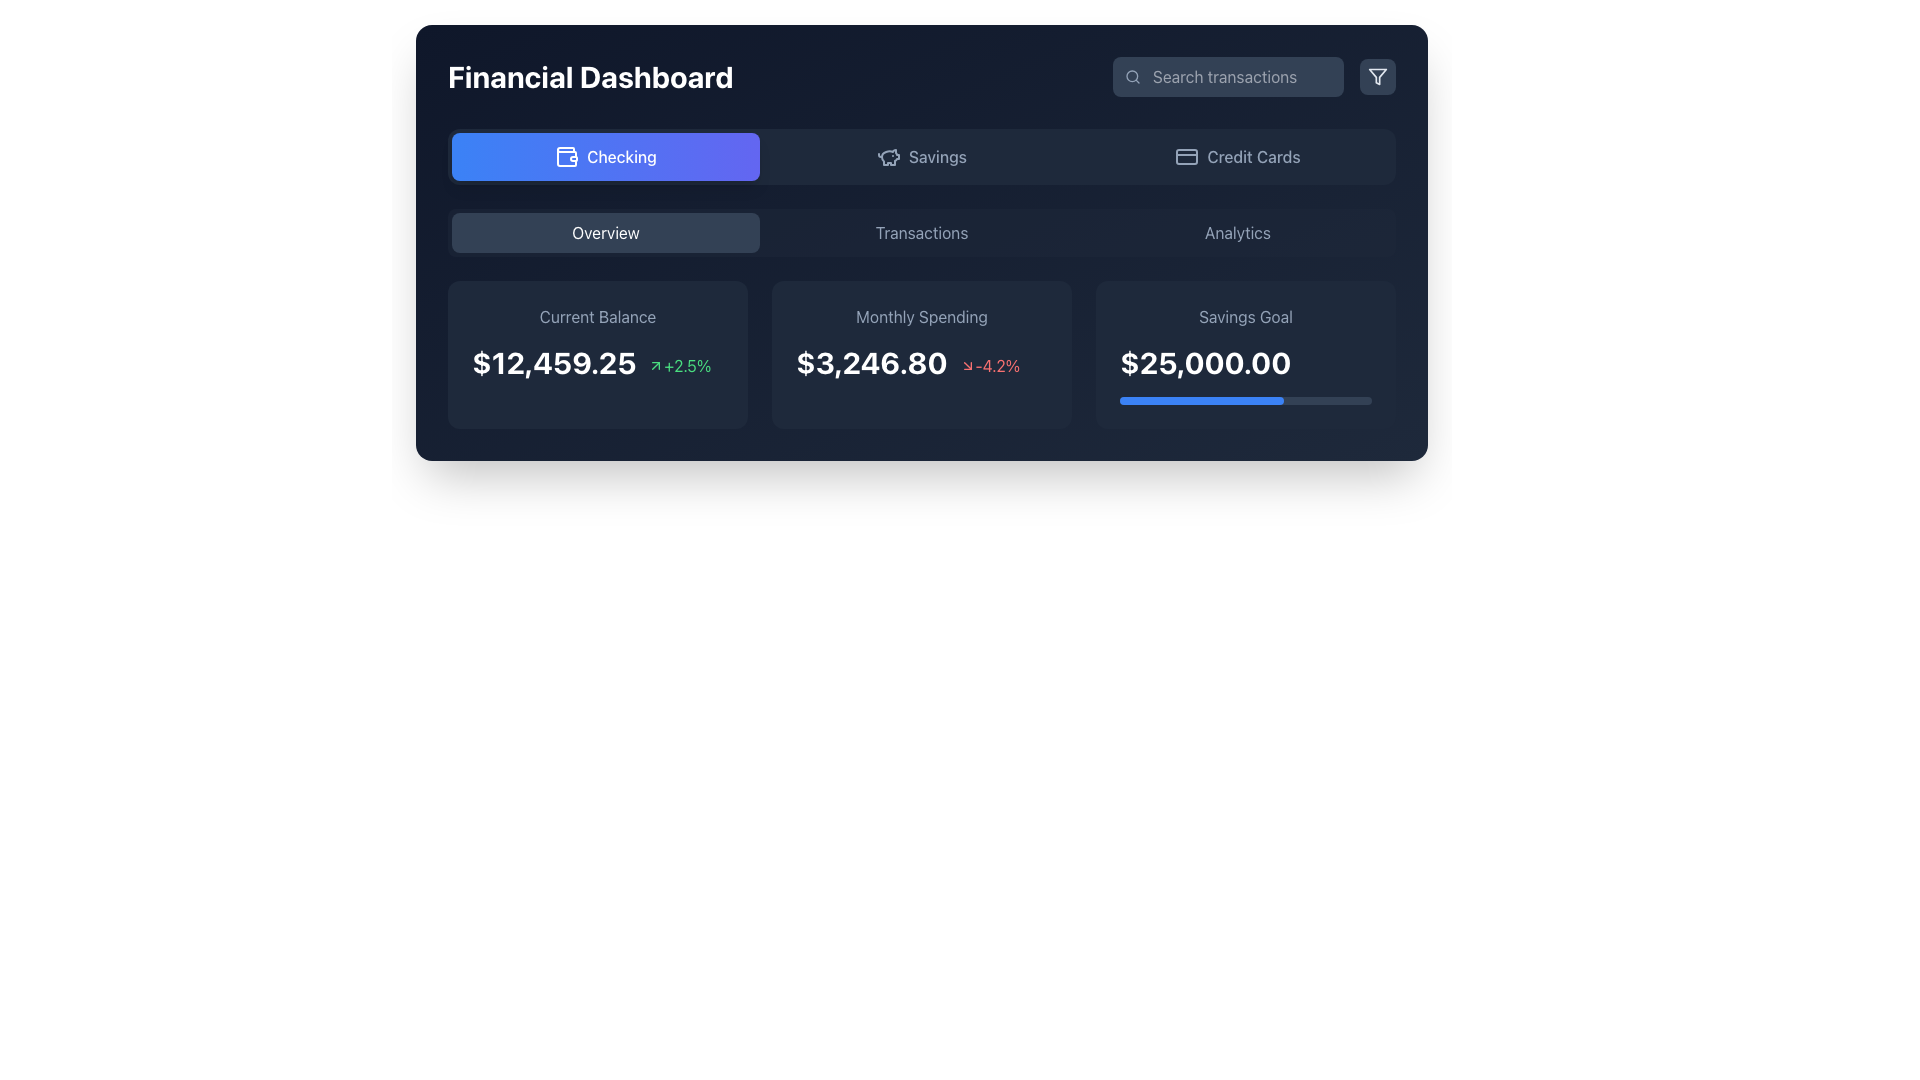 This screenshot has height=1080, width=1920. Describe the element at coordinates (920, 231) in the screenshot. I see `the navigation button located between 'Overview' and 'Analytics'` at that location.